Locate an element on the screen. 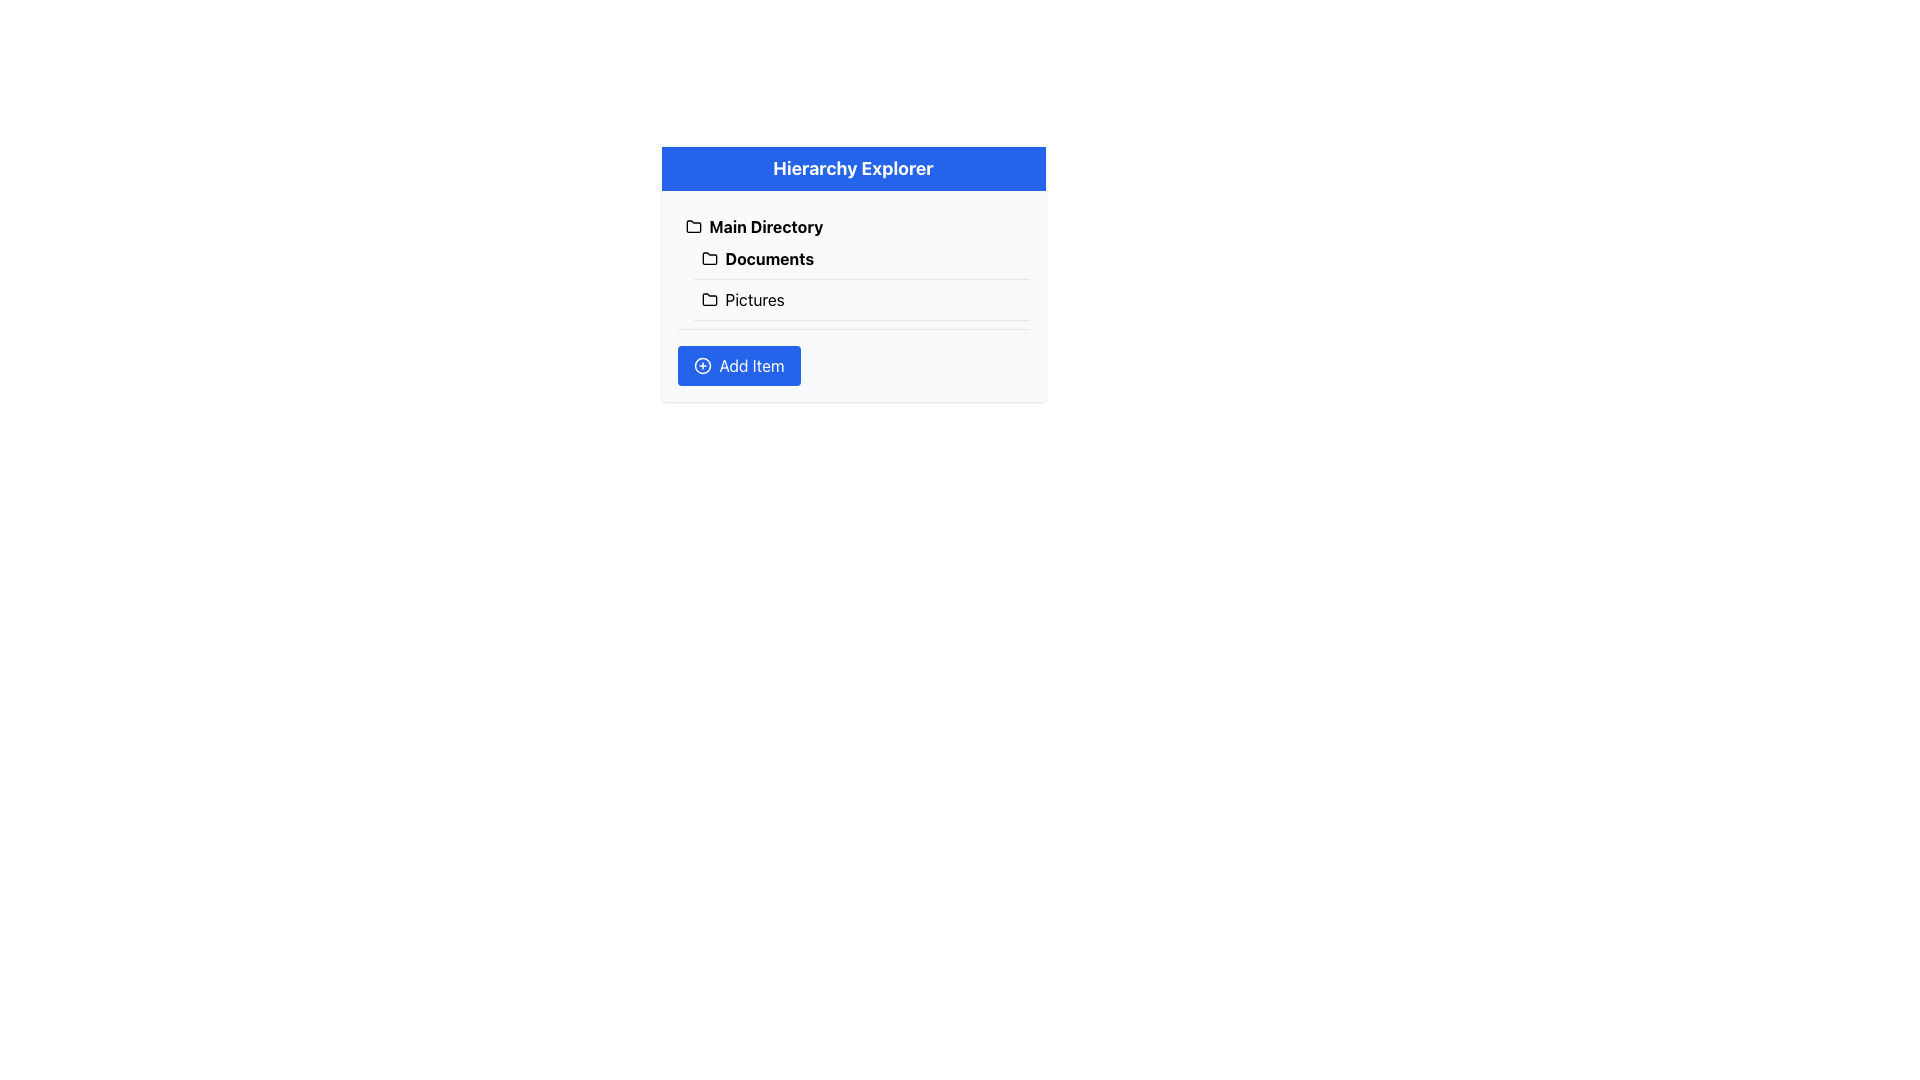  the small folder icon, which is outlined and located to the left of the 'Documents' text is located at coordinates (709, 257).